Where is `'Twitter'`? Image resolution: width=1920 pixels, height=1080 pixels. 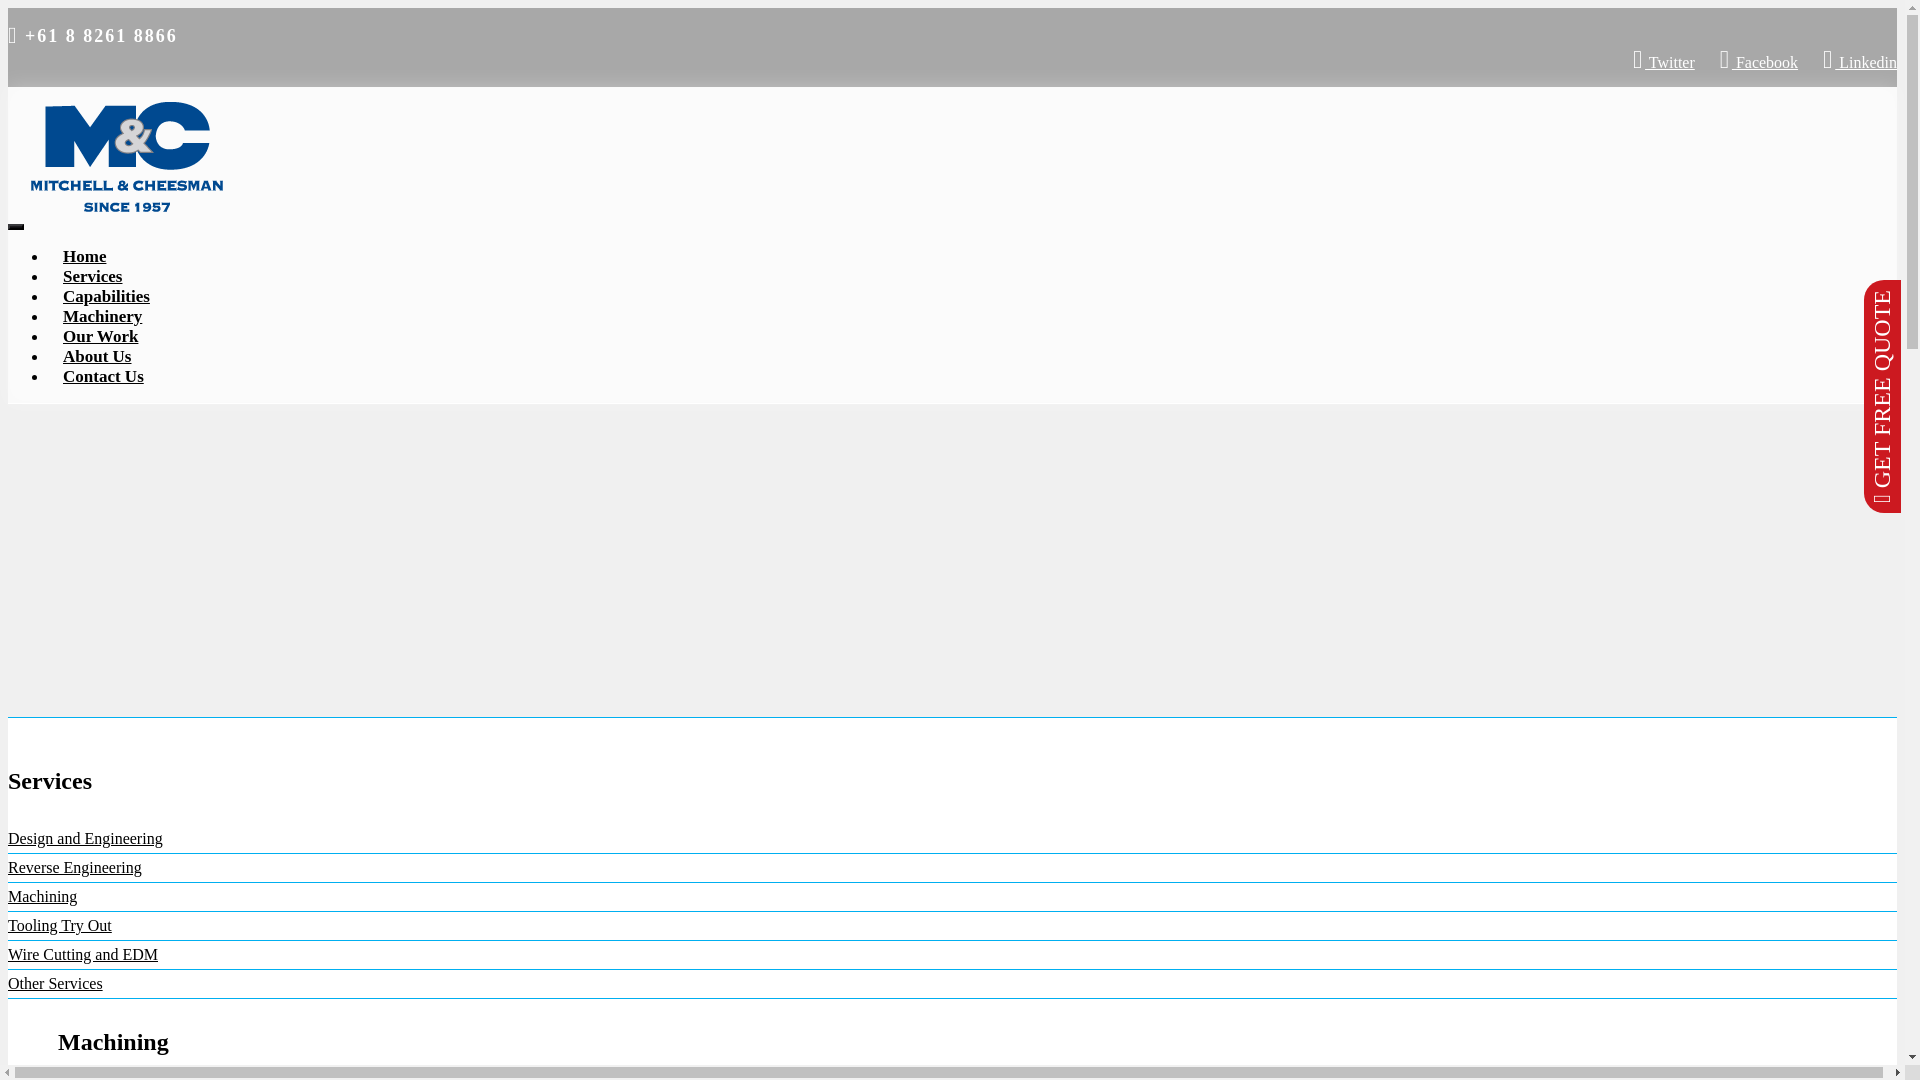
'Twitter' is located at coordinates (1664, 61).